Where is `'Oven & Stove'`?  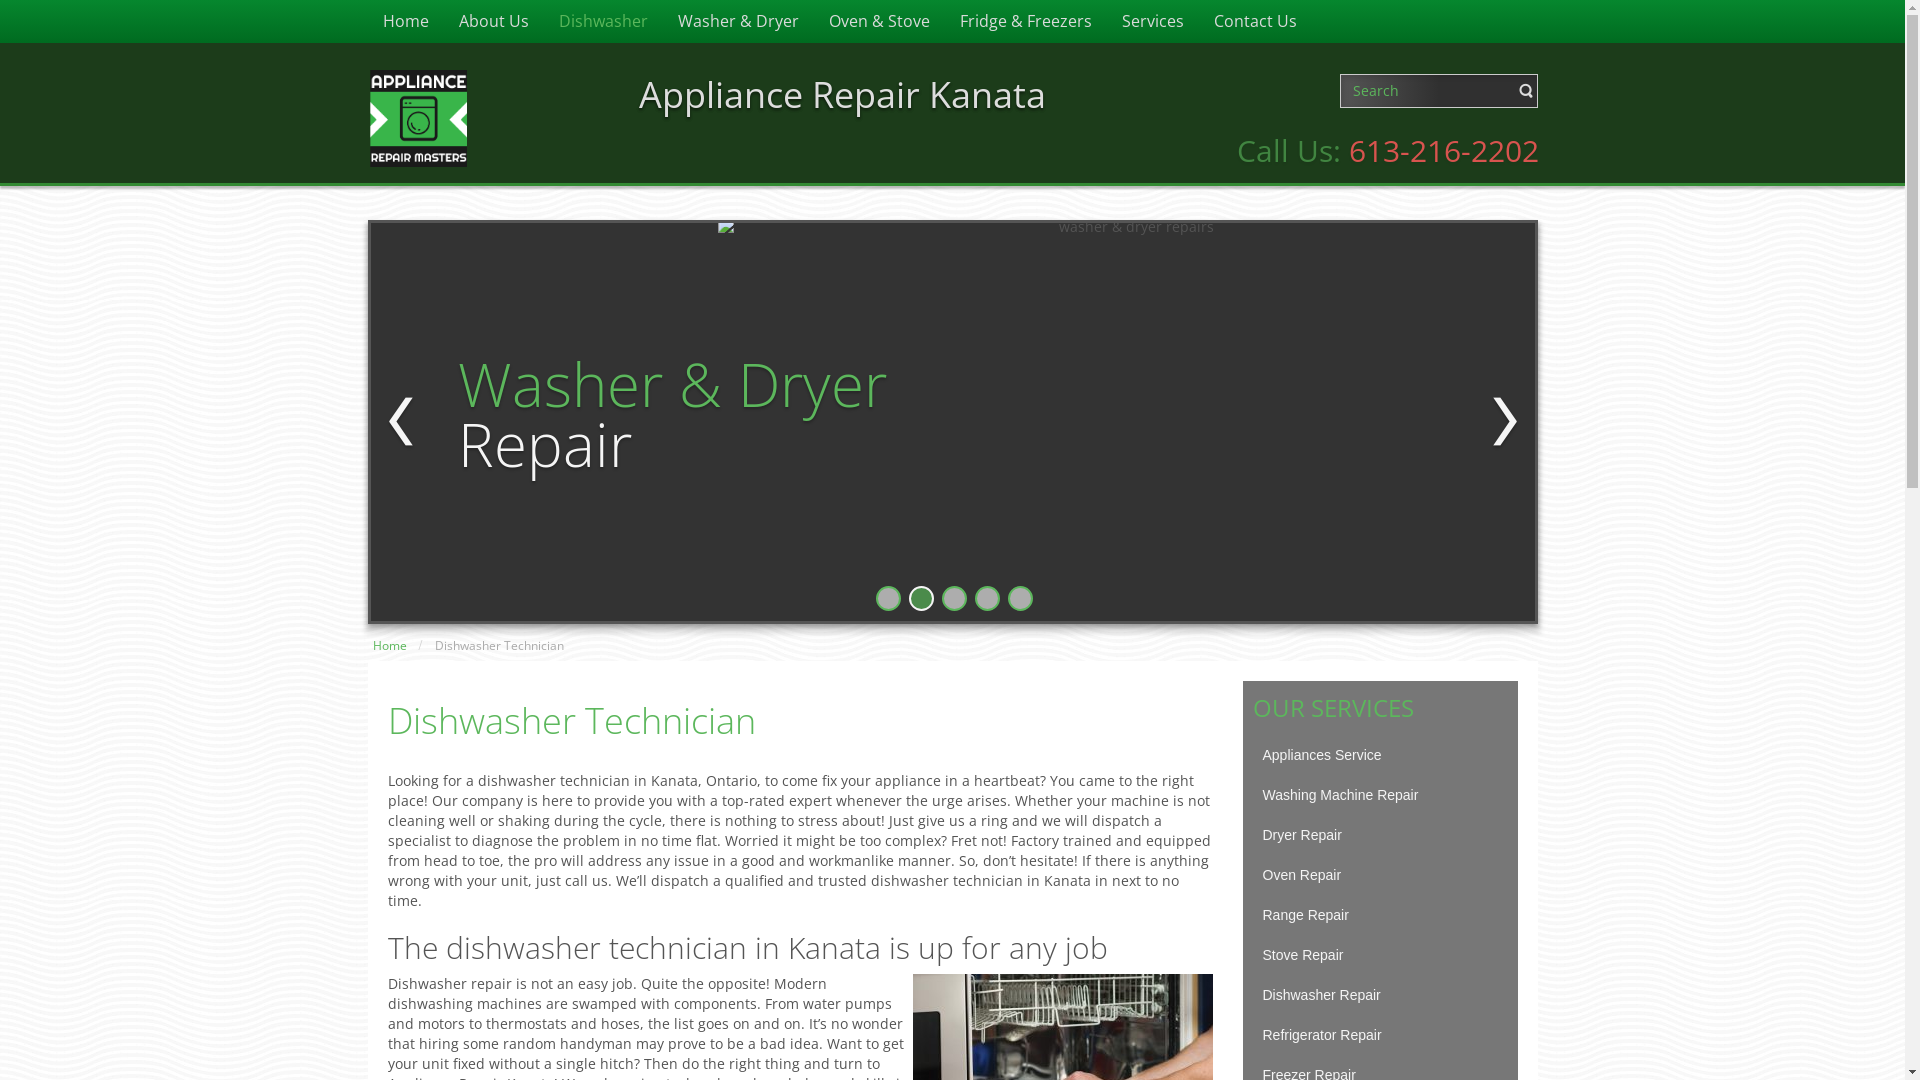 'Oven & Stove' is located at coordinates (814, 21).